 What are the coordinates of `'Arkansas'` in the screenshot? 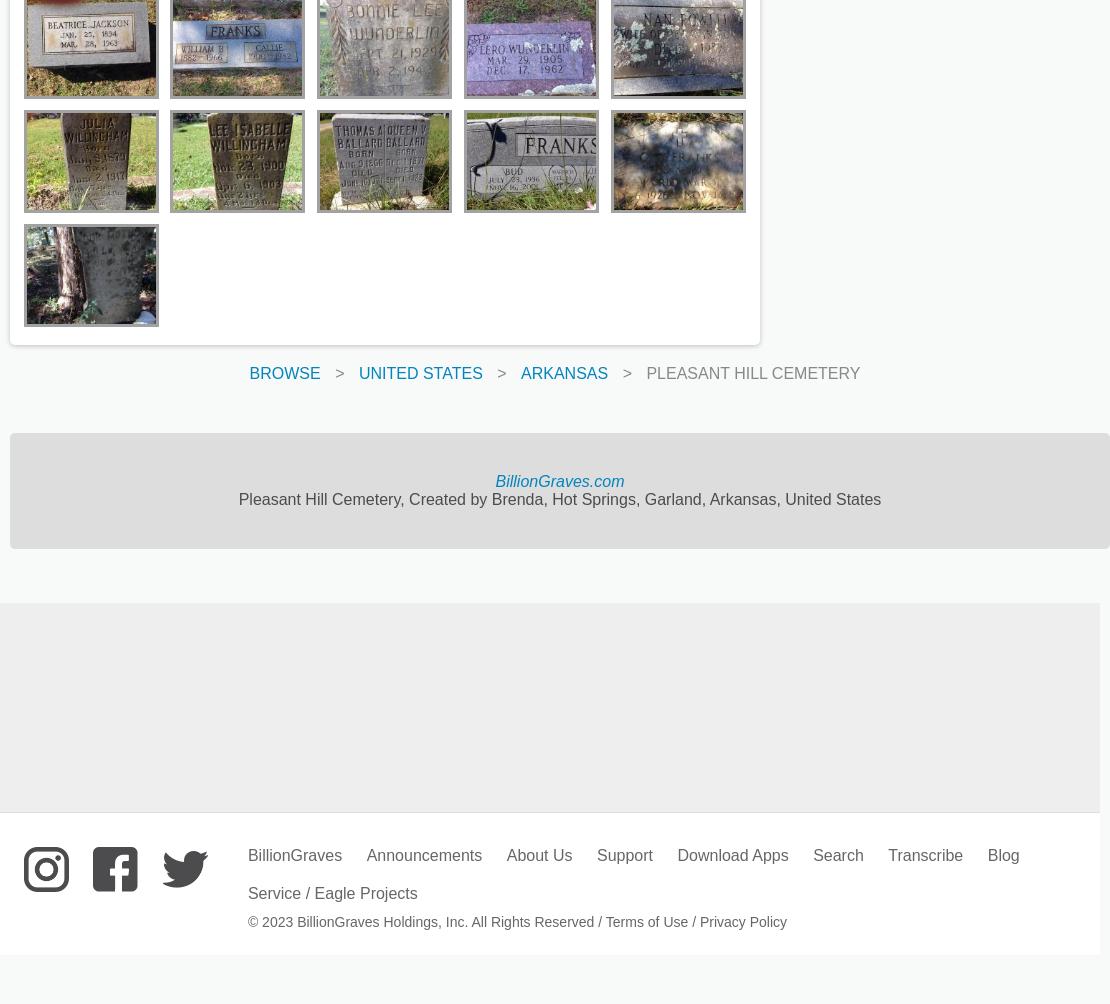 It's located at (564, 373).